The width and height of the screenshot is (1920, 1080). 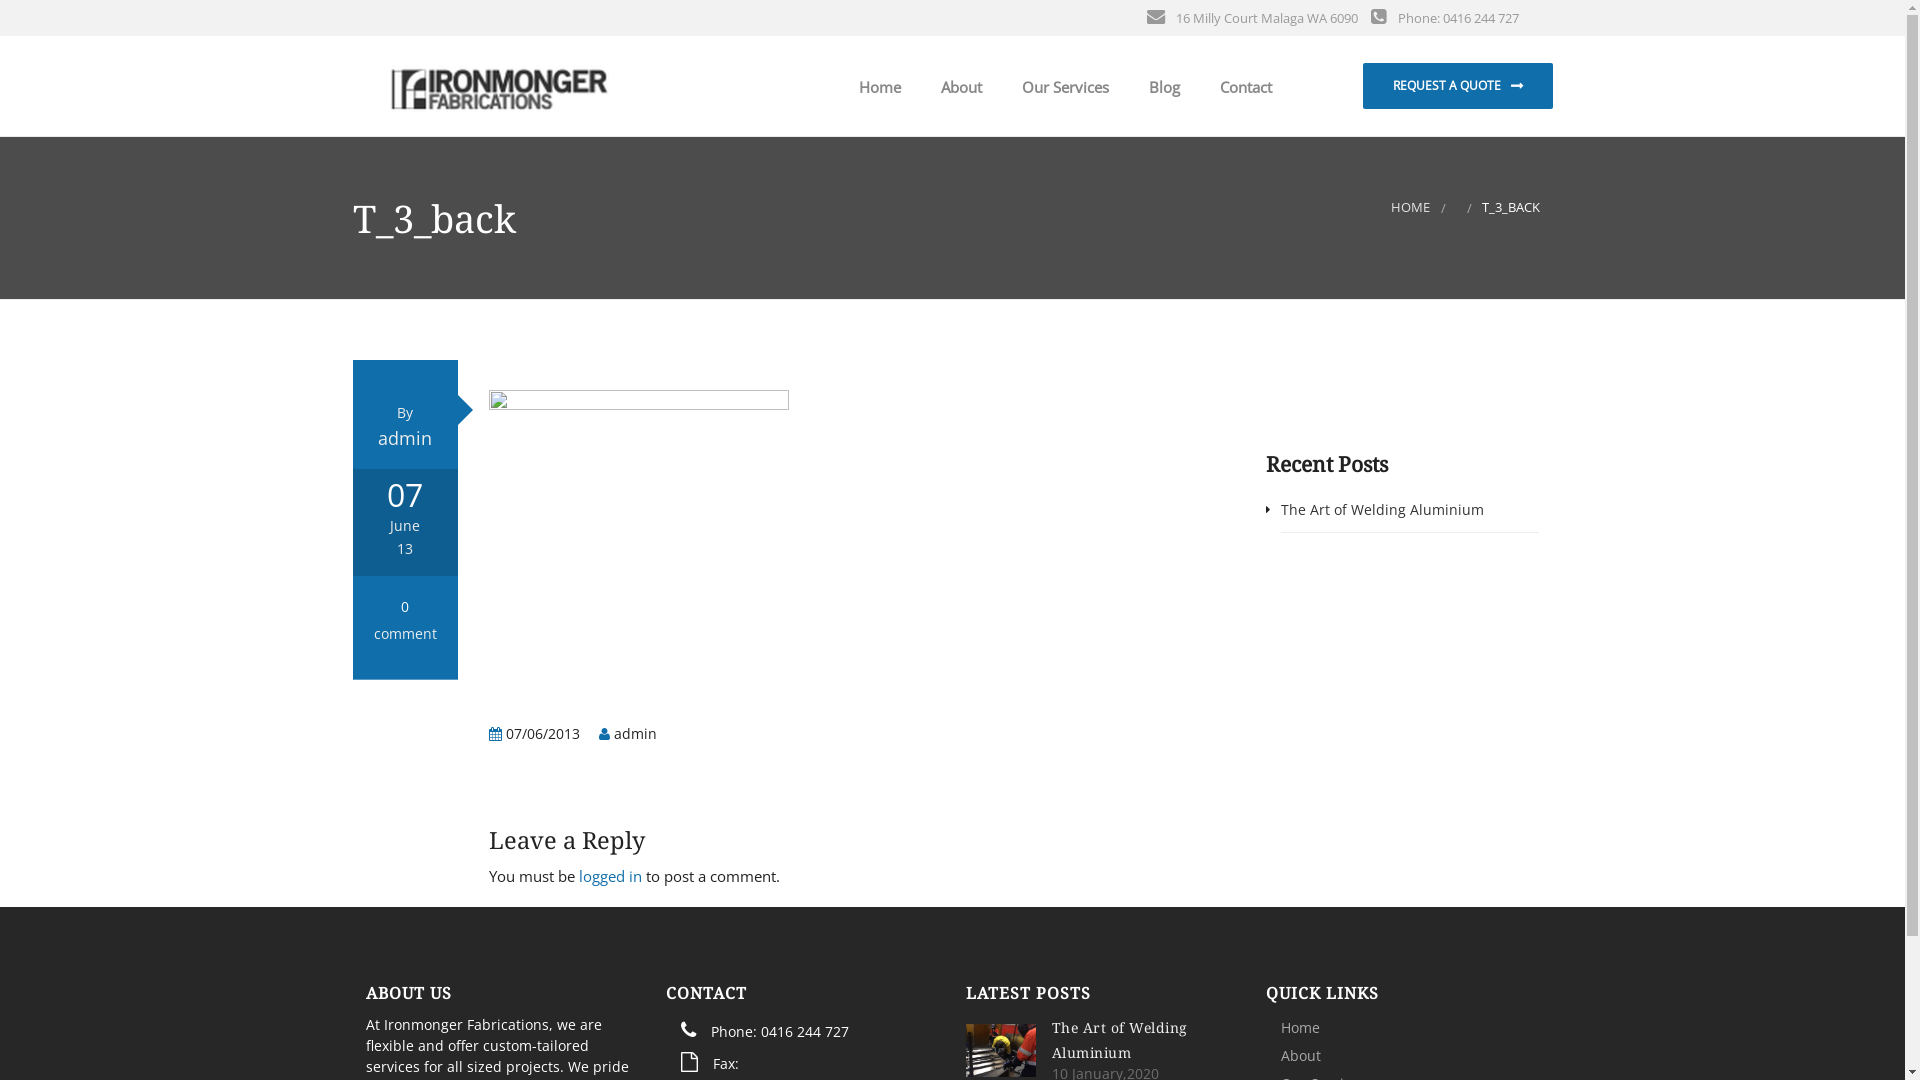 I want to click on 'HOME', so click(x=1409, y=207).